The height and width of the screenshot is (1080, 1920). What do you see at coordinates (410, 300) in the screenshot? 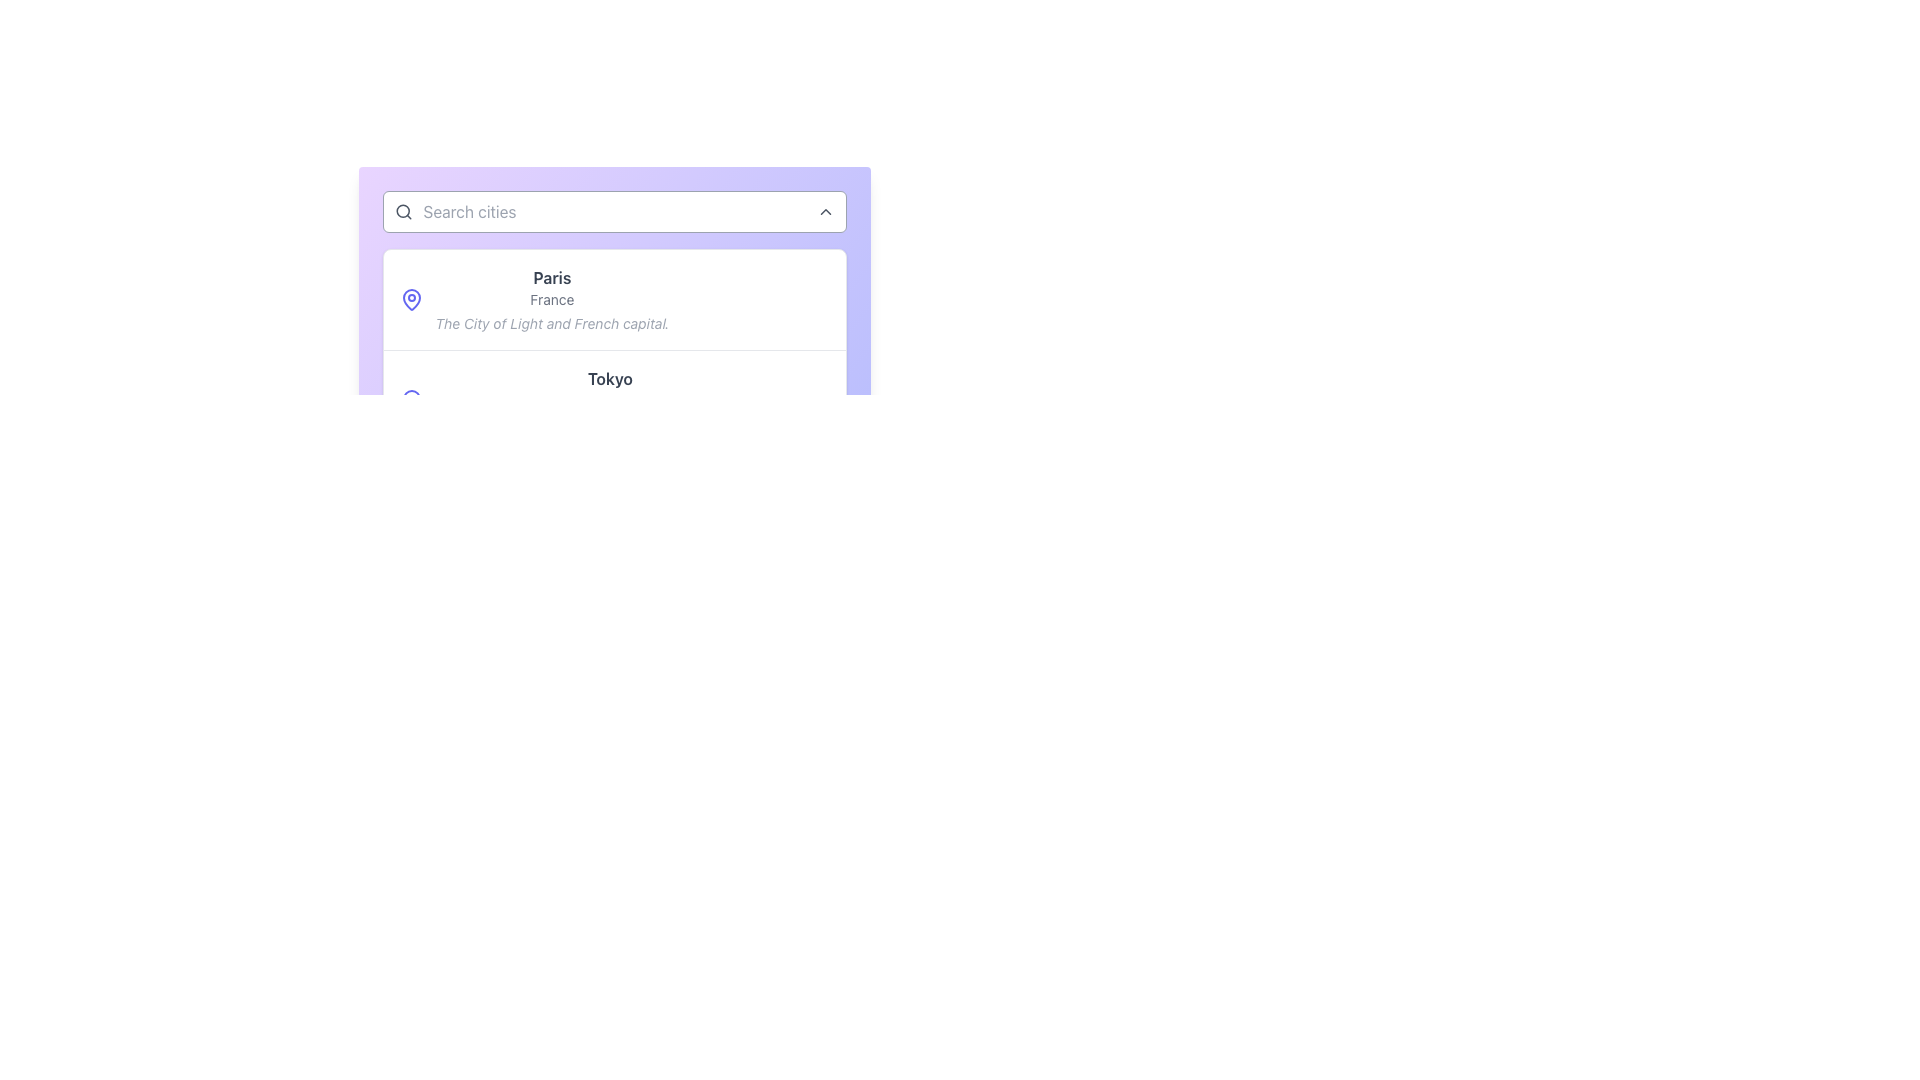
I see `the outer section of the purple map pin icon located to the left of 'Paris' in the dropdown menu, which is the first icon in the list` at bounding box center [410, 300].